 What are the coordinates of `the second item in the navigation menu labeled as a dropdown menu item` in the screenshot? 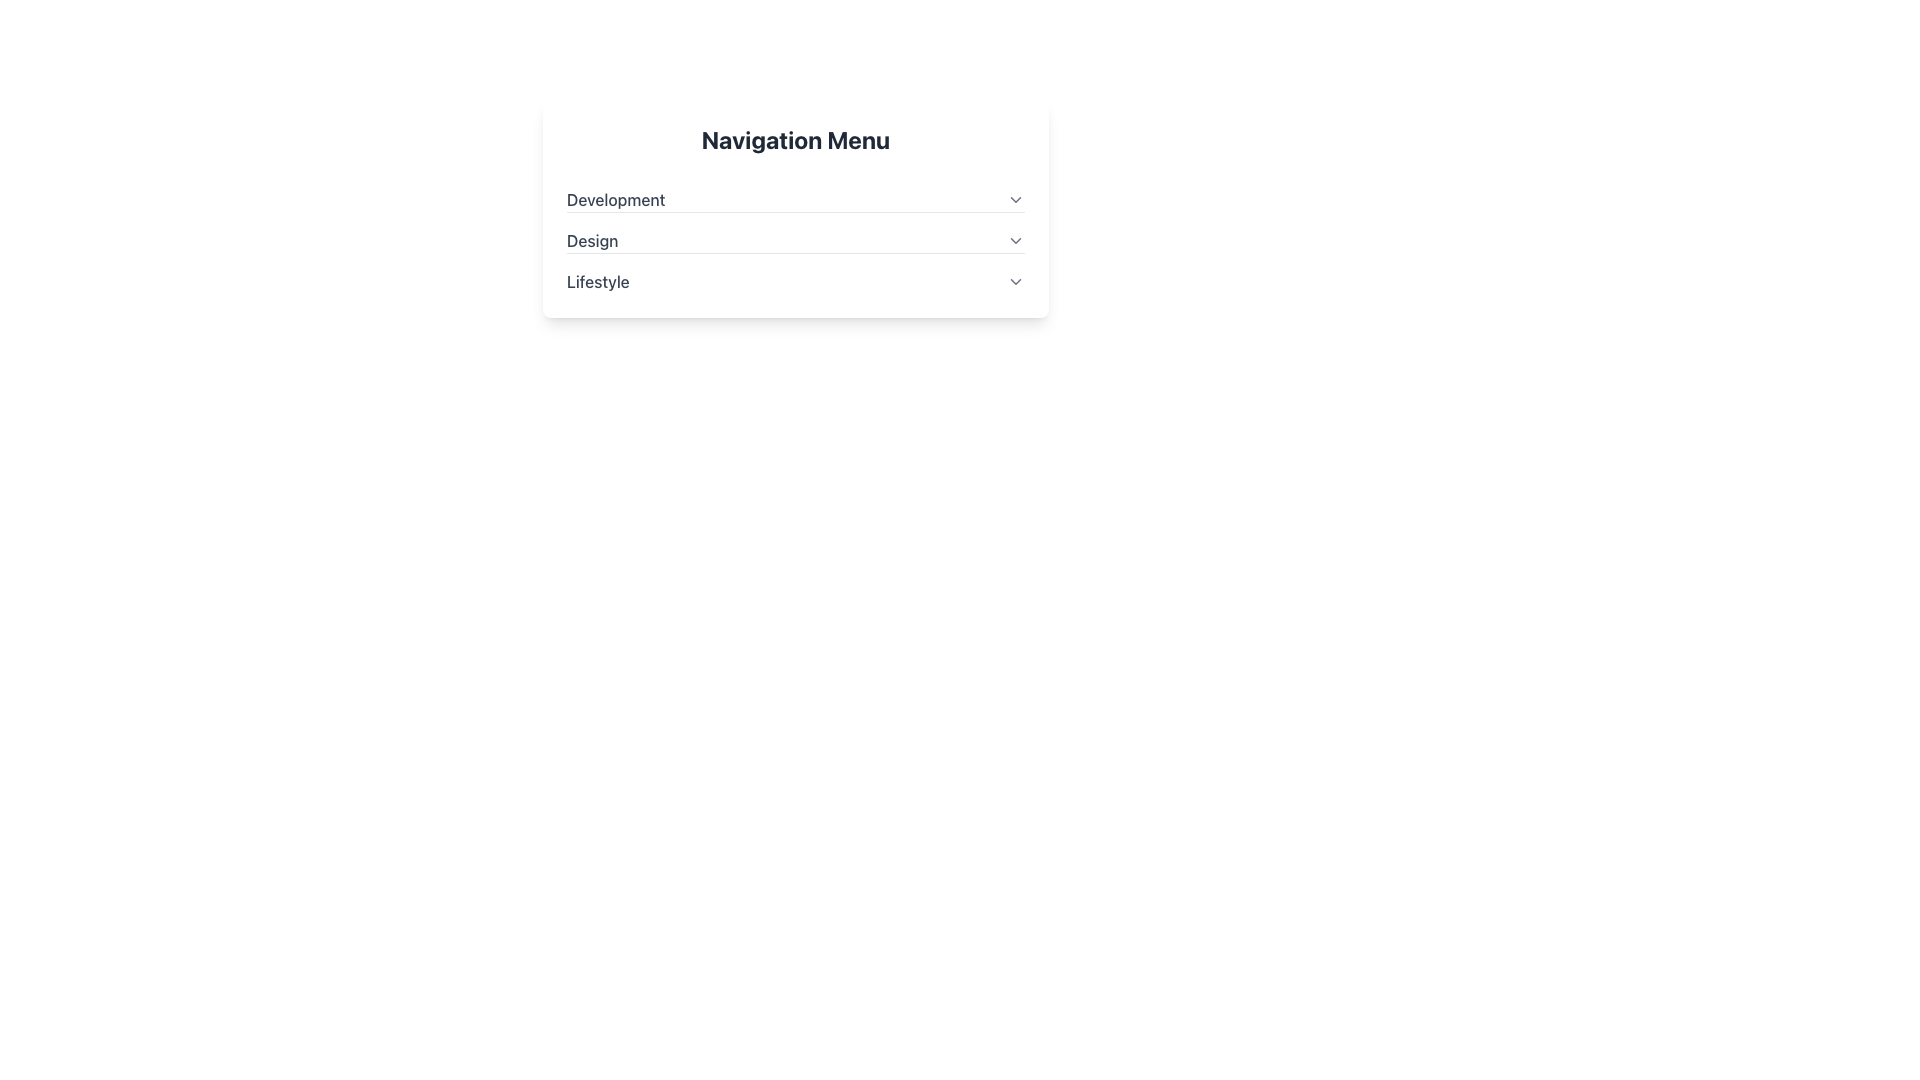 It's located at (795, 231).